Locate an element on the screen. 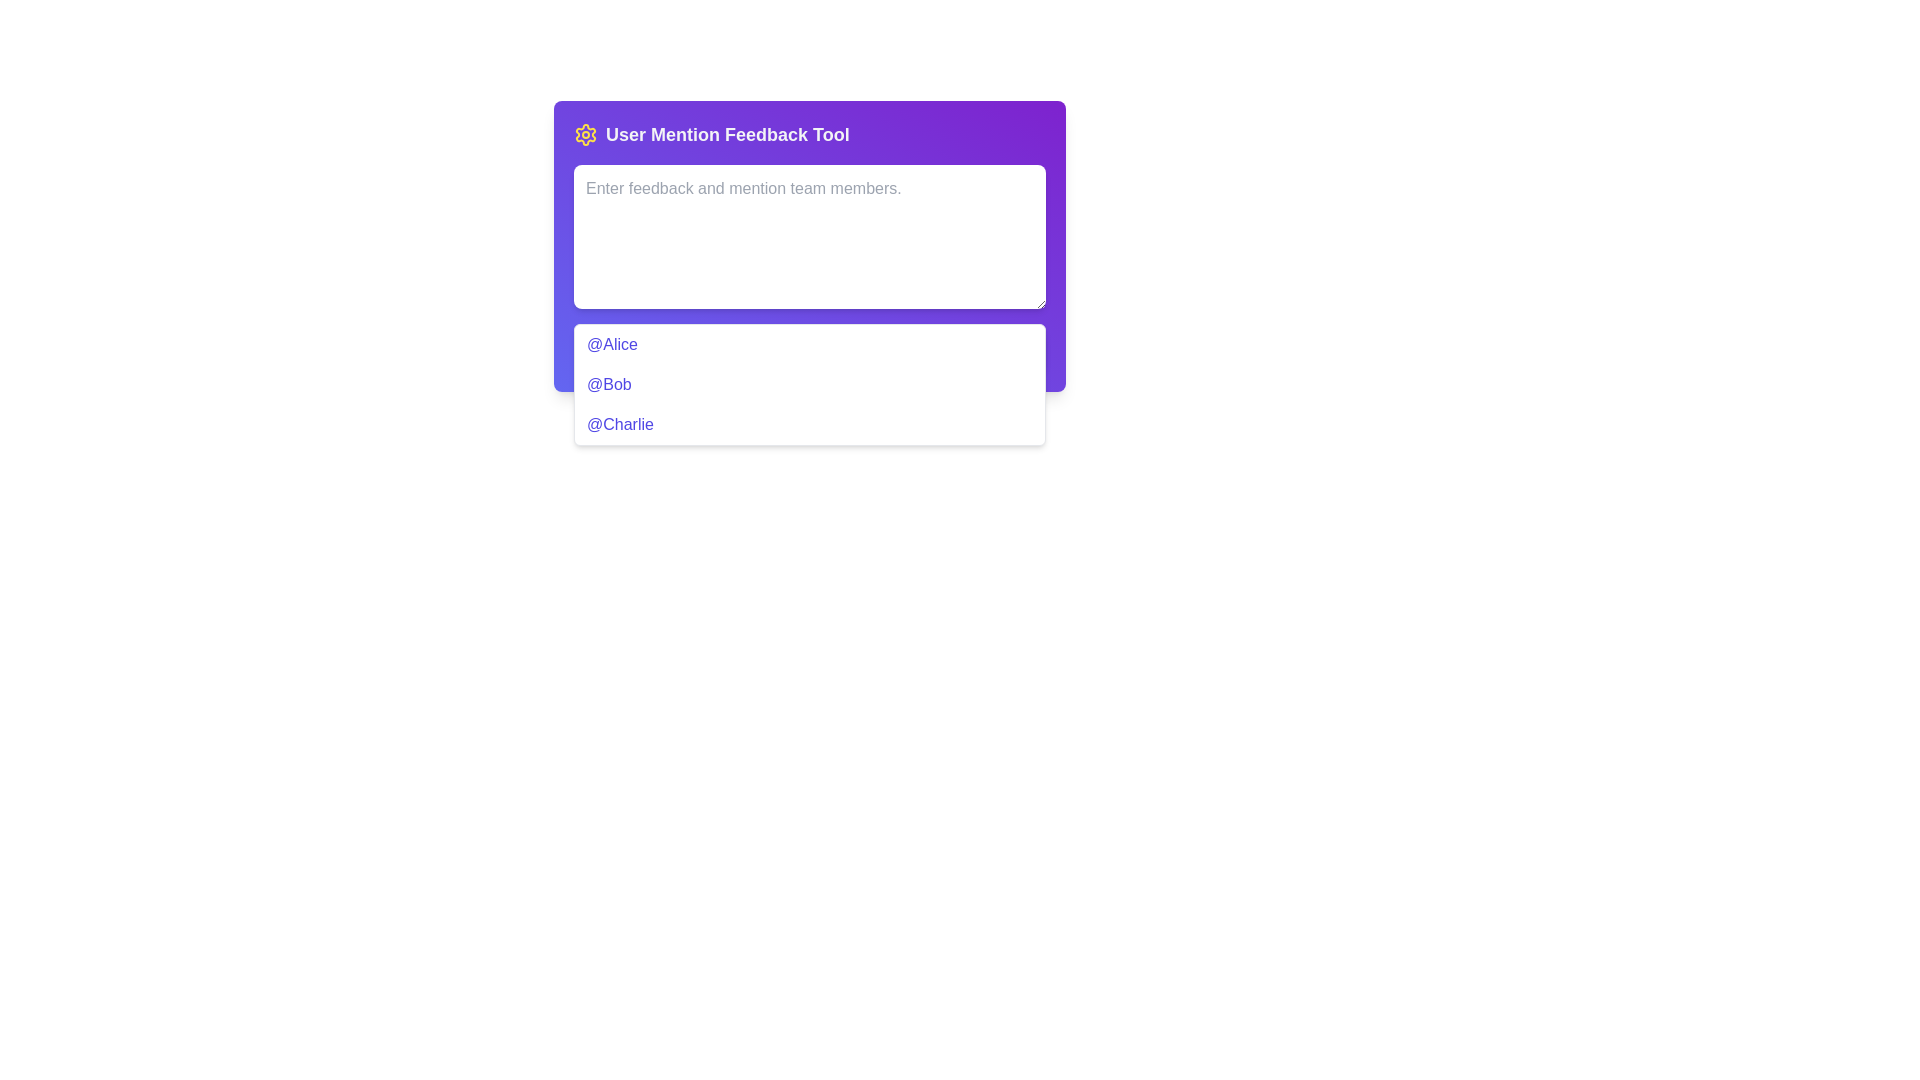 This screenshot has width=1920, height=1080. the third selectable item in the dropdown list is located at coordinates (810, 423).